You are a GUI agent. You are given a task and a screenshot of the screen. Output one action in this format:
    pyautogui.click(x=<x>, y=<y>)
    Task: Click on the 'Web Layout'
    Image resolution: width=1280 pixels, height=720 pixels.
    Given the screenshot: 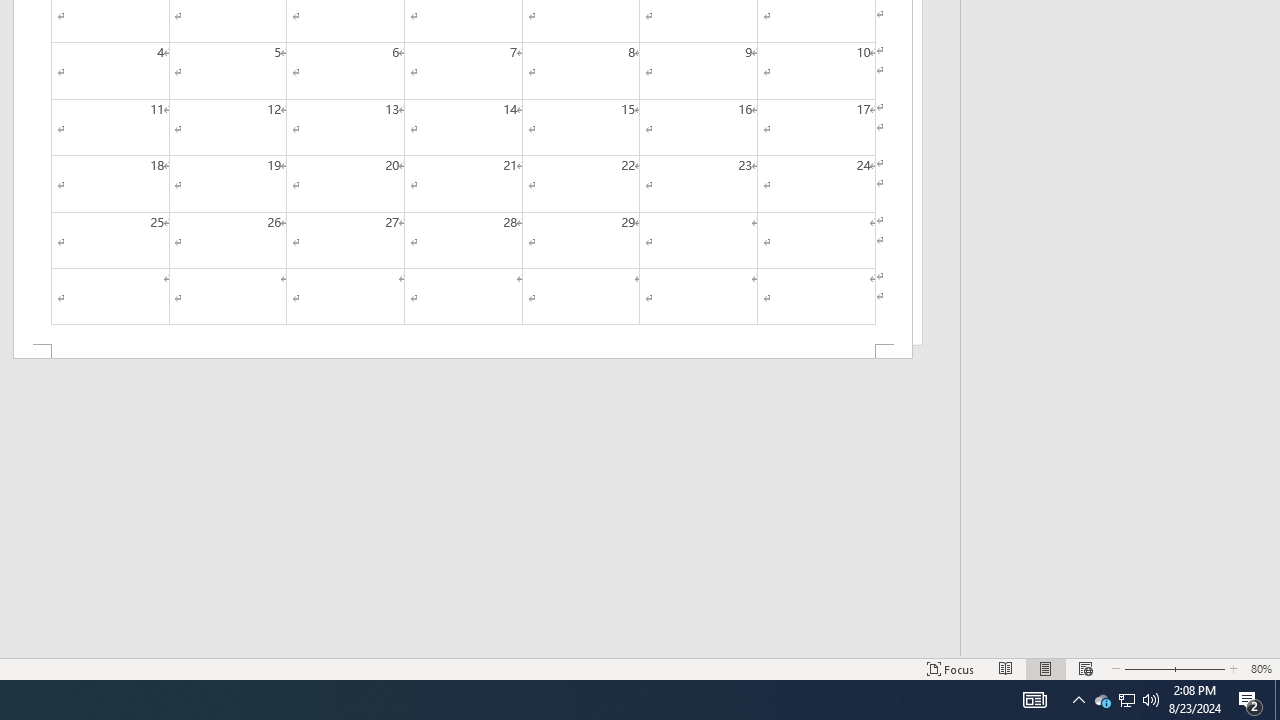 What is the action you would take?
    pyautogui.click(x=1085, y=669)
    